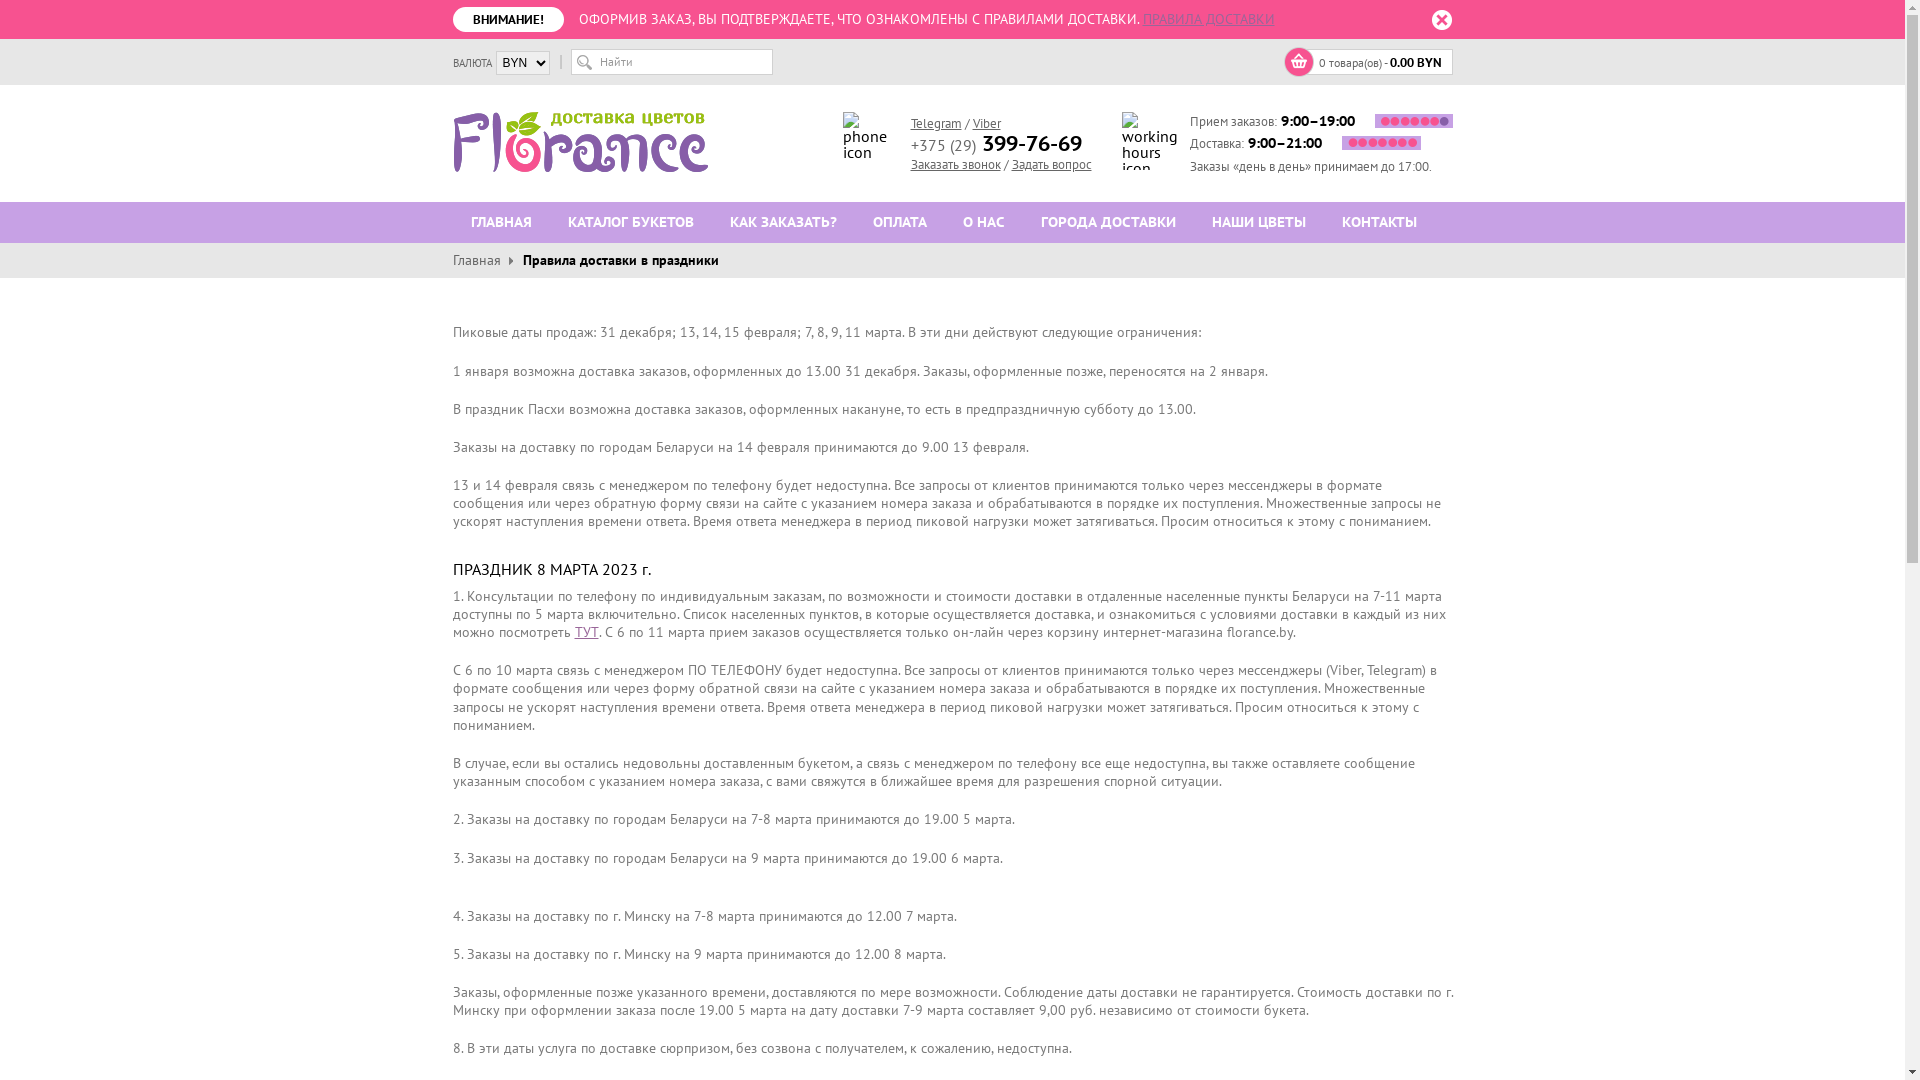  What do you see at coordinates (450, 141) in the screenshot?
I see `'Florance'` at bounding box center [450, 141].